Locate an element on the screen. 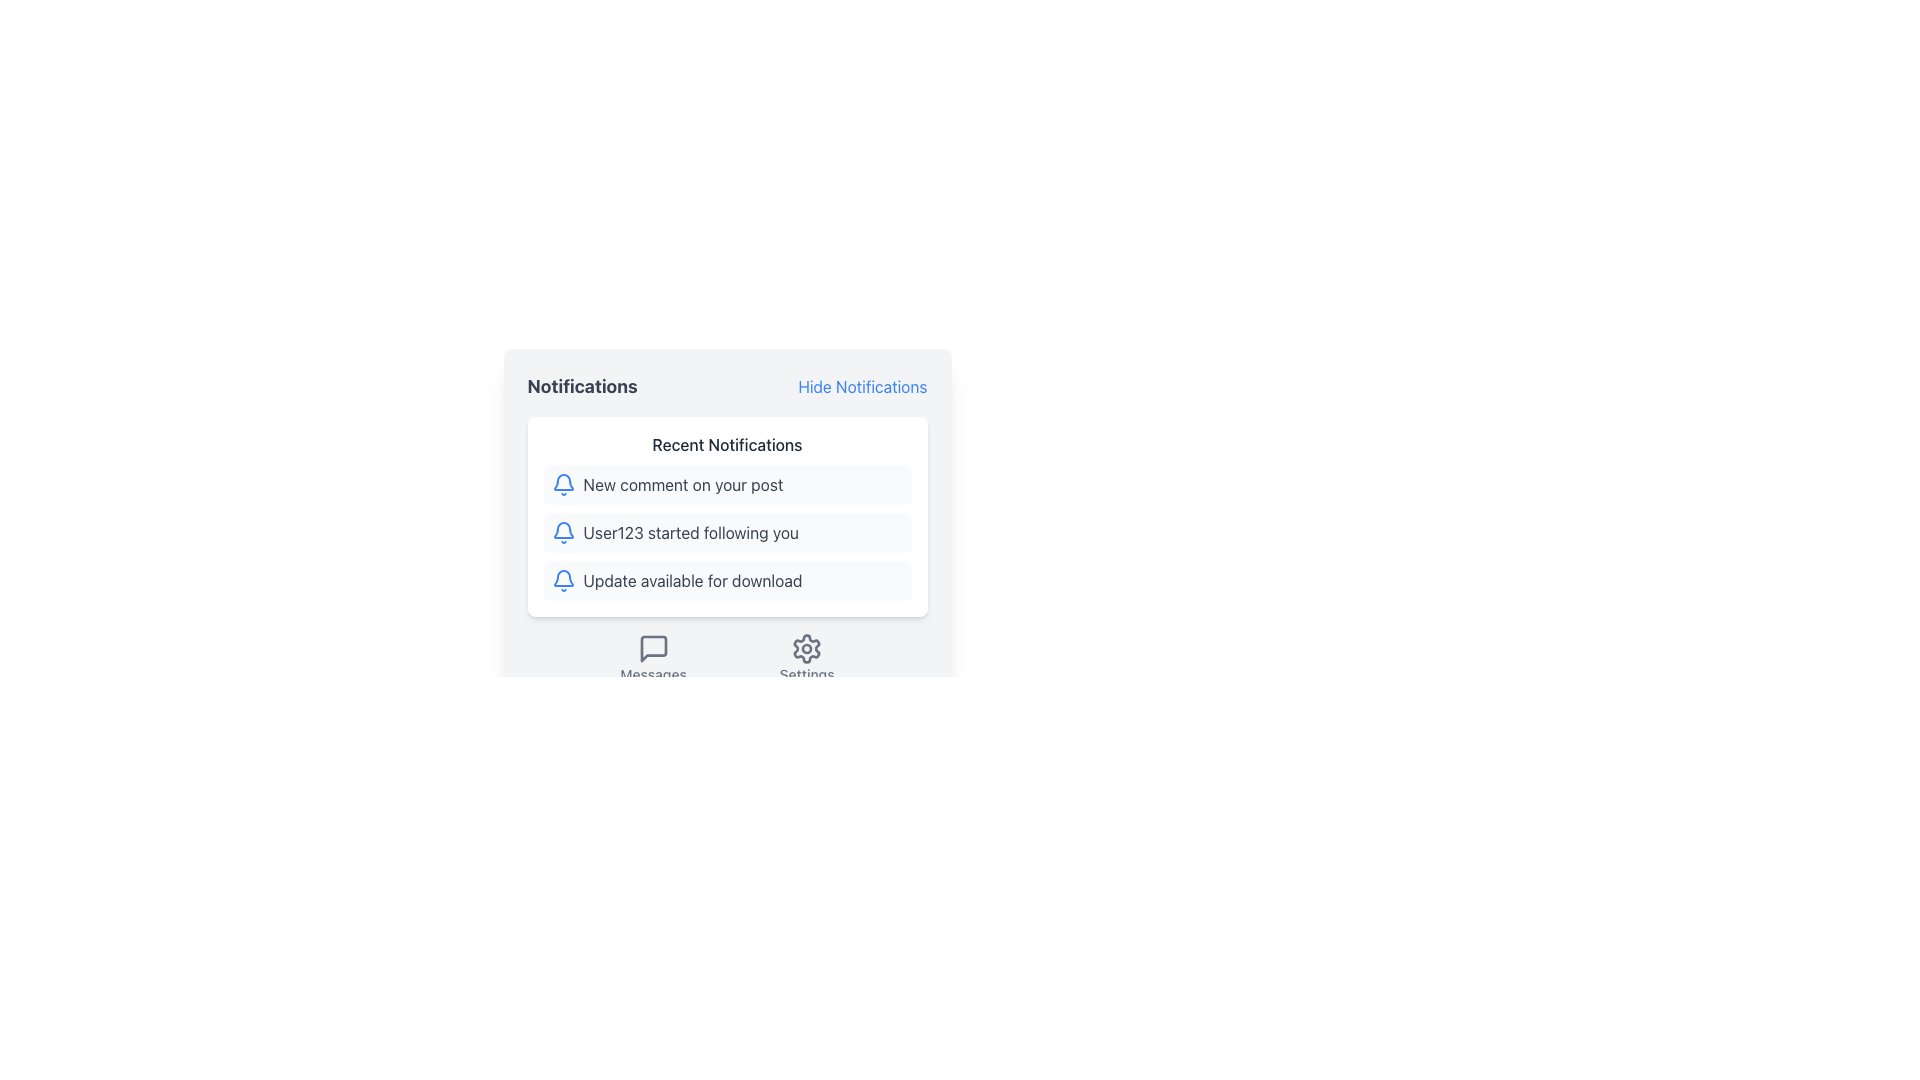  the 'Messages' Icon and Text Button located at the bottom of the interface is located at coordinates (653, 659).